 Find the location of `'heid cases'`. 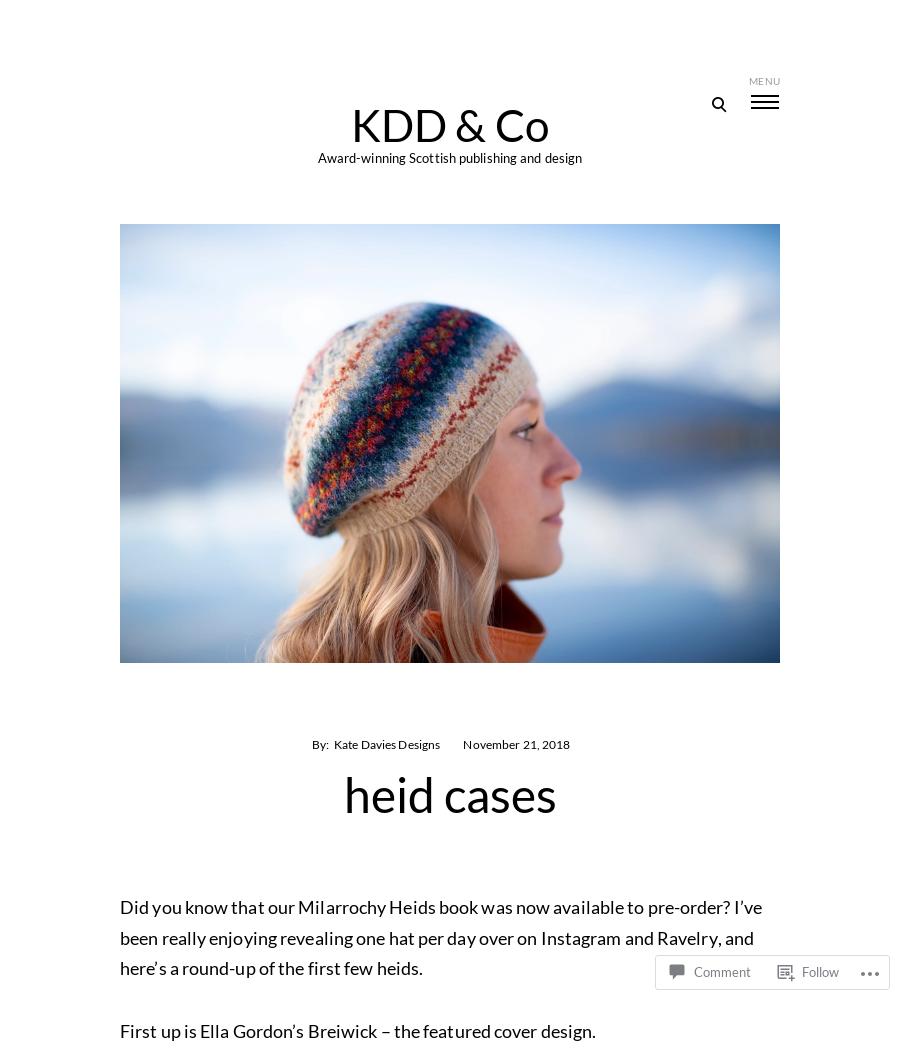

'heid cases' is located at coordinates (449, 794).